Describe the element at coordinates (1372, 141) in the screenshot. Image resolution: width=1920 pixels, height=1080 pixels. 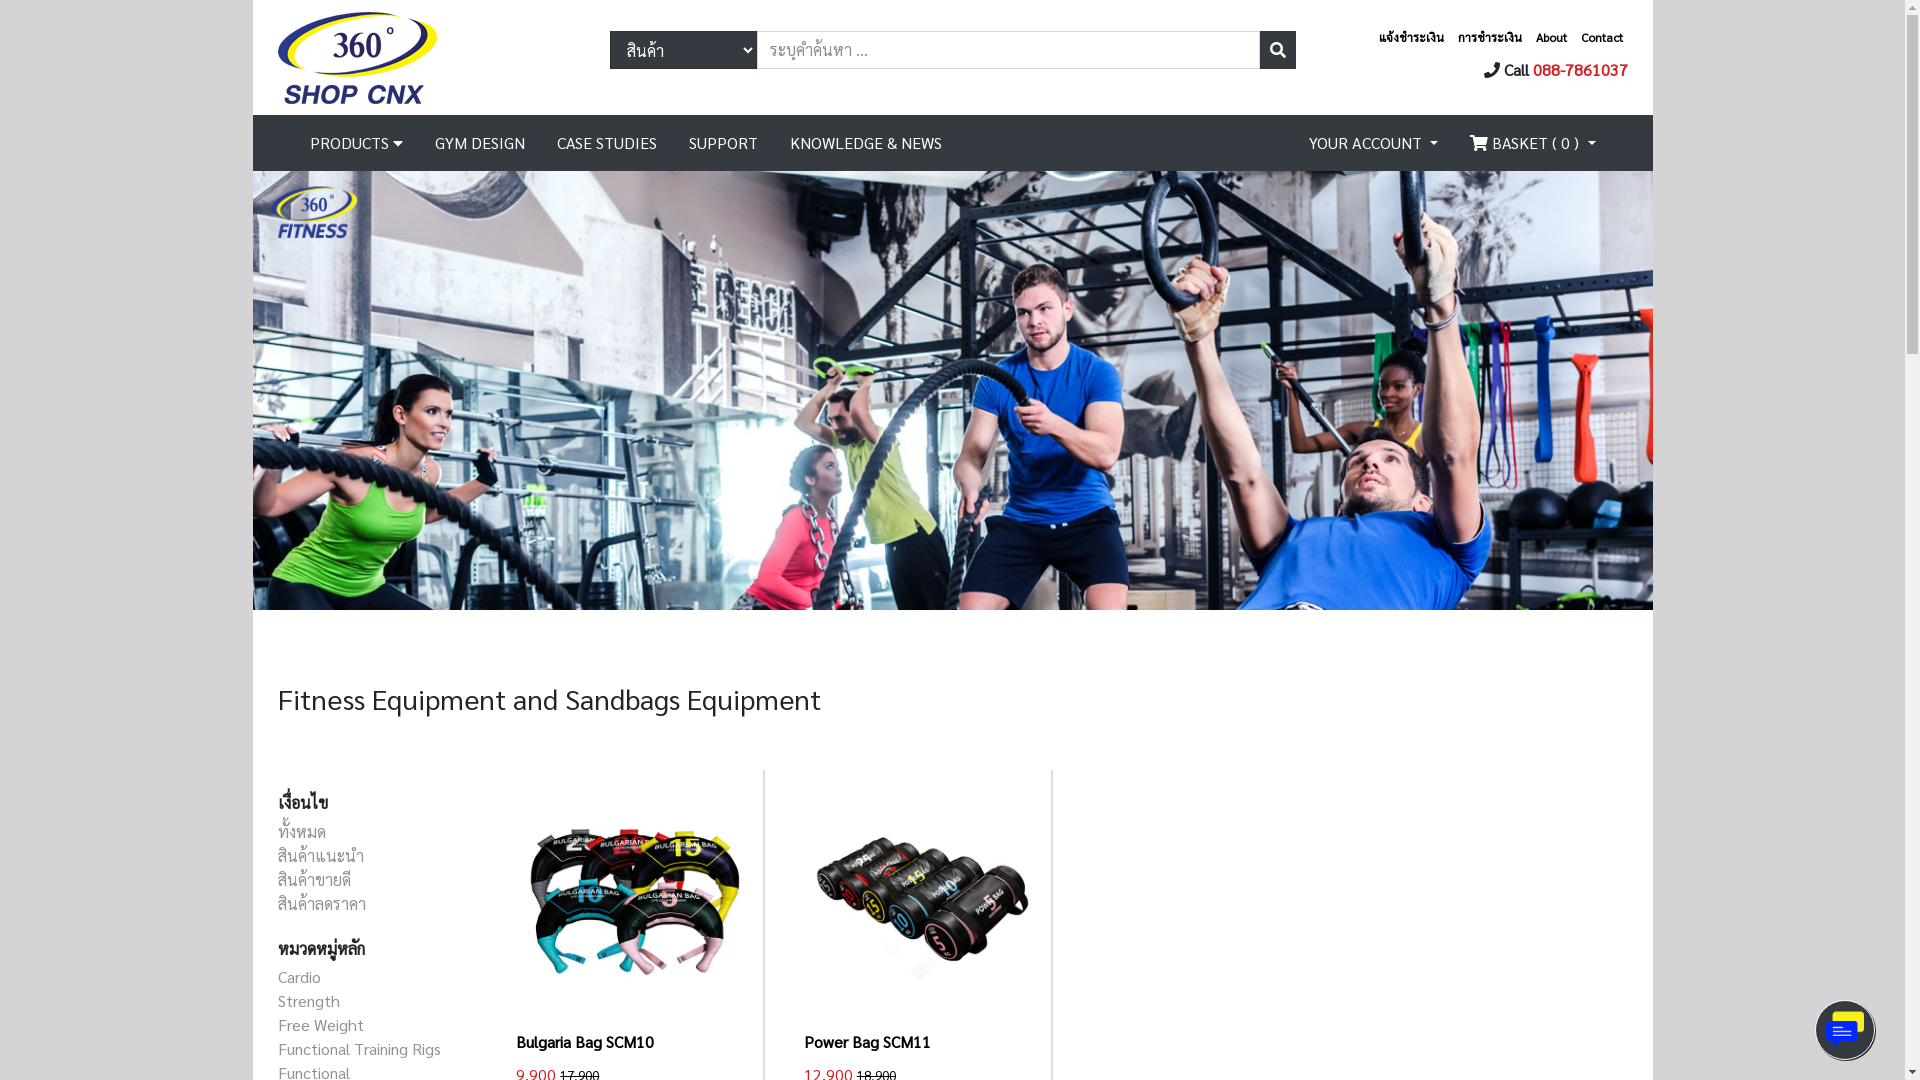
I see `'YOUR ACCOUNT'` at that location.